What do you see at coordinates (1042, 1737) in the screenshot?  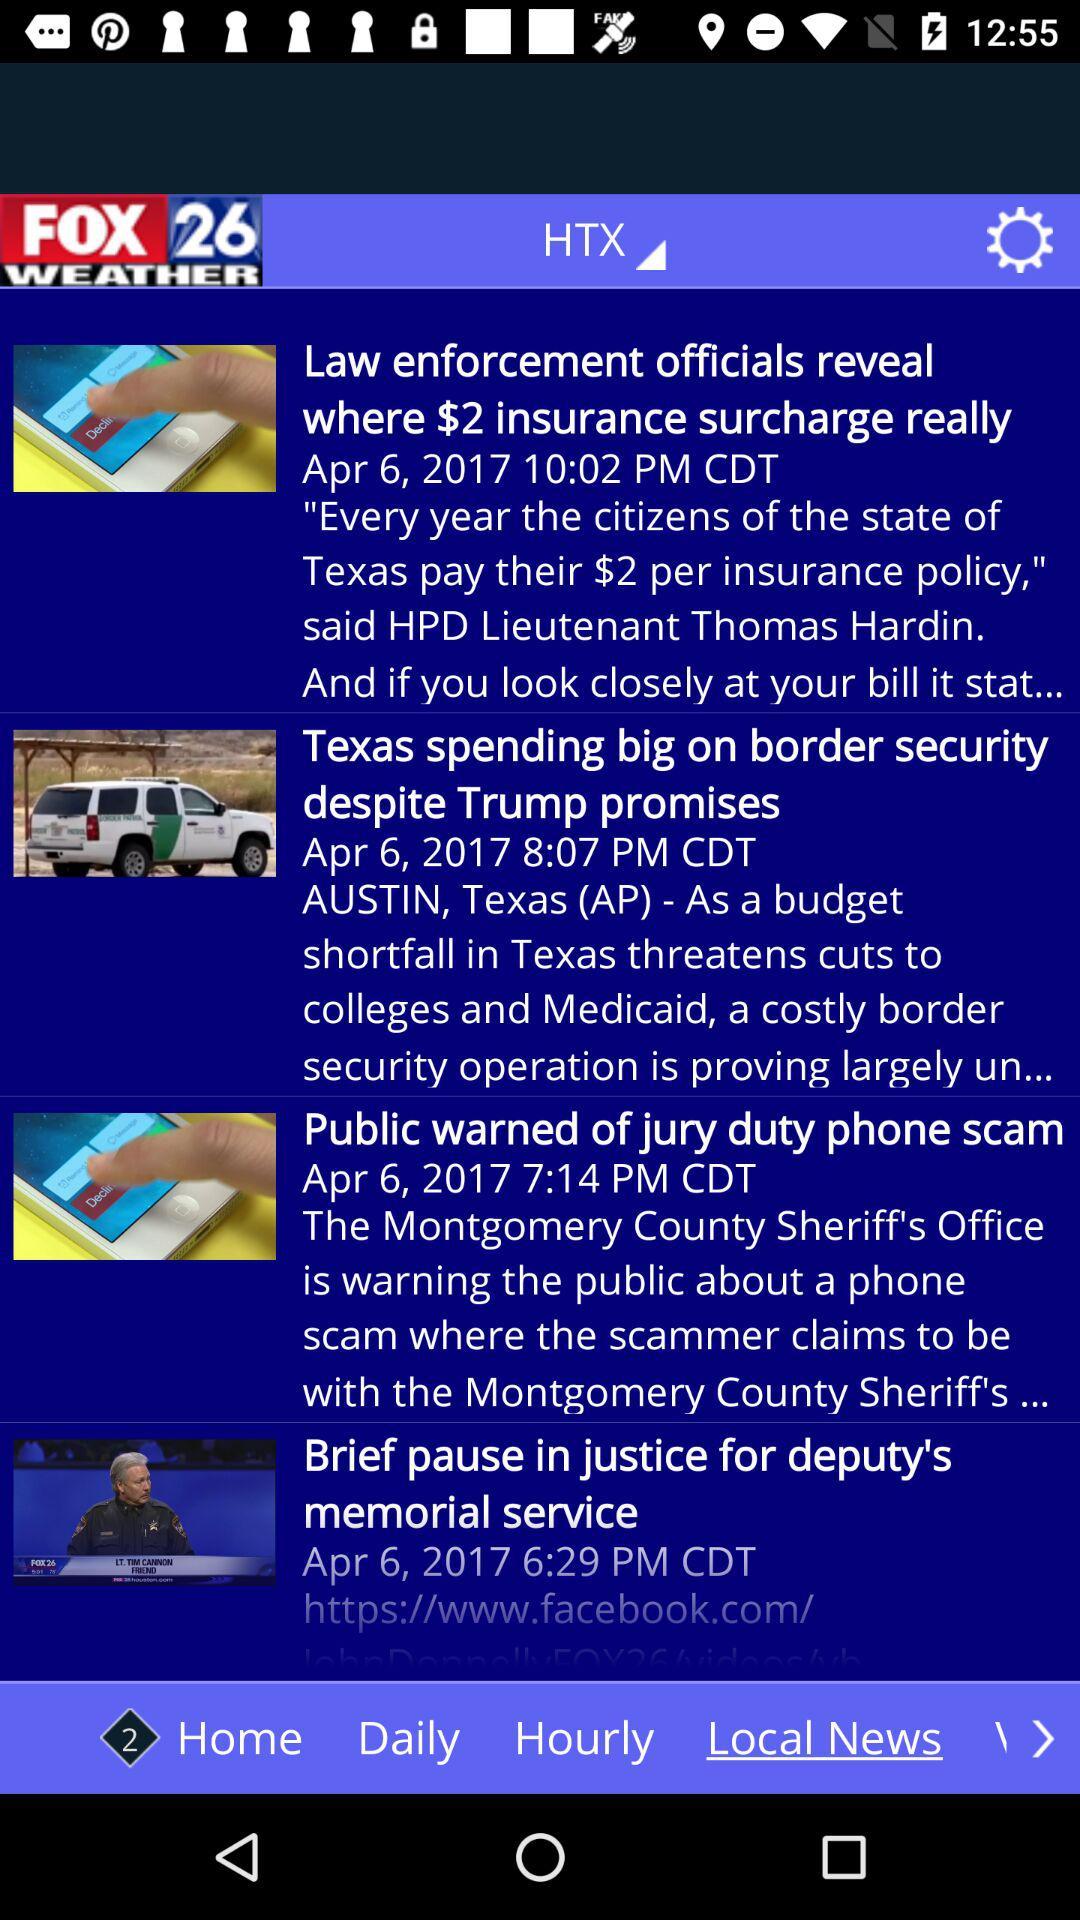 I see `the arrow_forward icon` at bounding box center [1042, 1737].